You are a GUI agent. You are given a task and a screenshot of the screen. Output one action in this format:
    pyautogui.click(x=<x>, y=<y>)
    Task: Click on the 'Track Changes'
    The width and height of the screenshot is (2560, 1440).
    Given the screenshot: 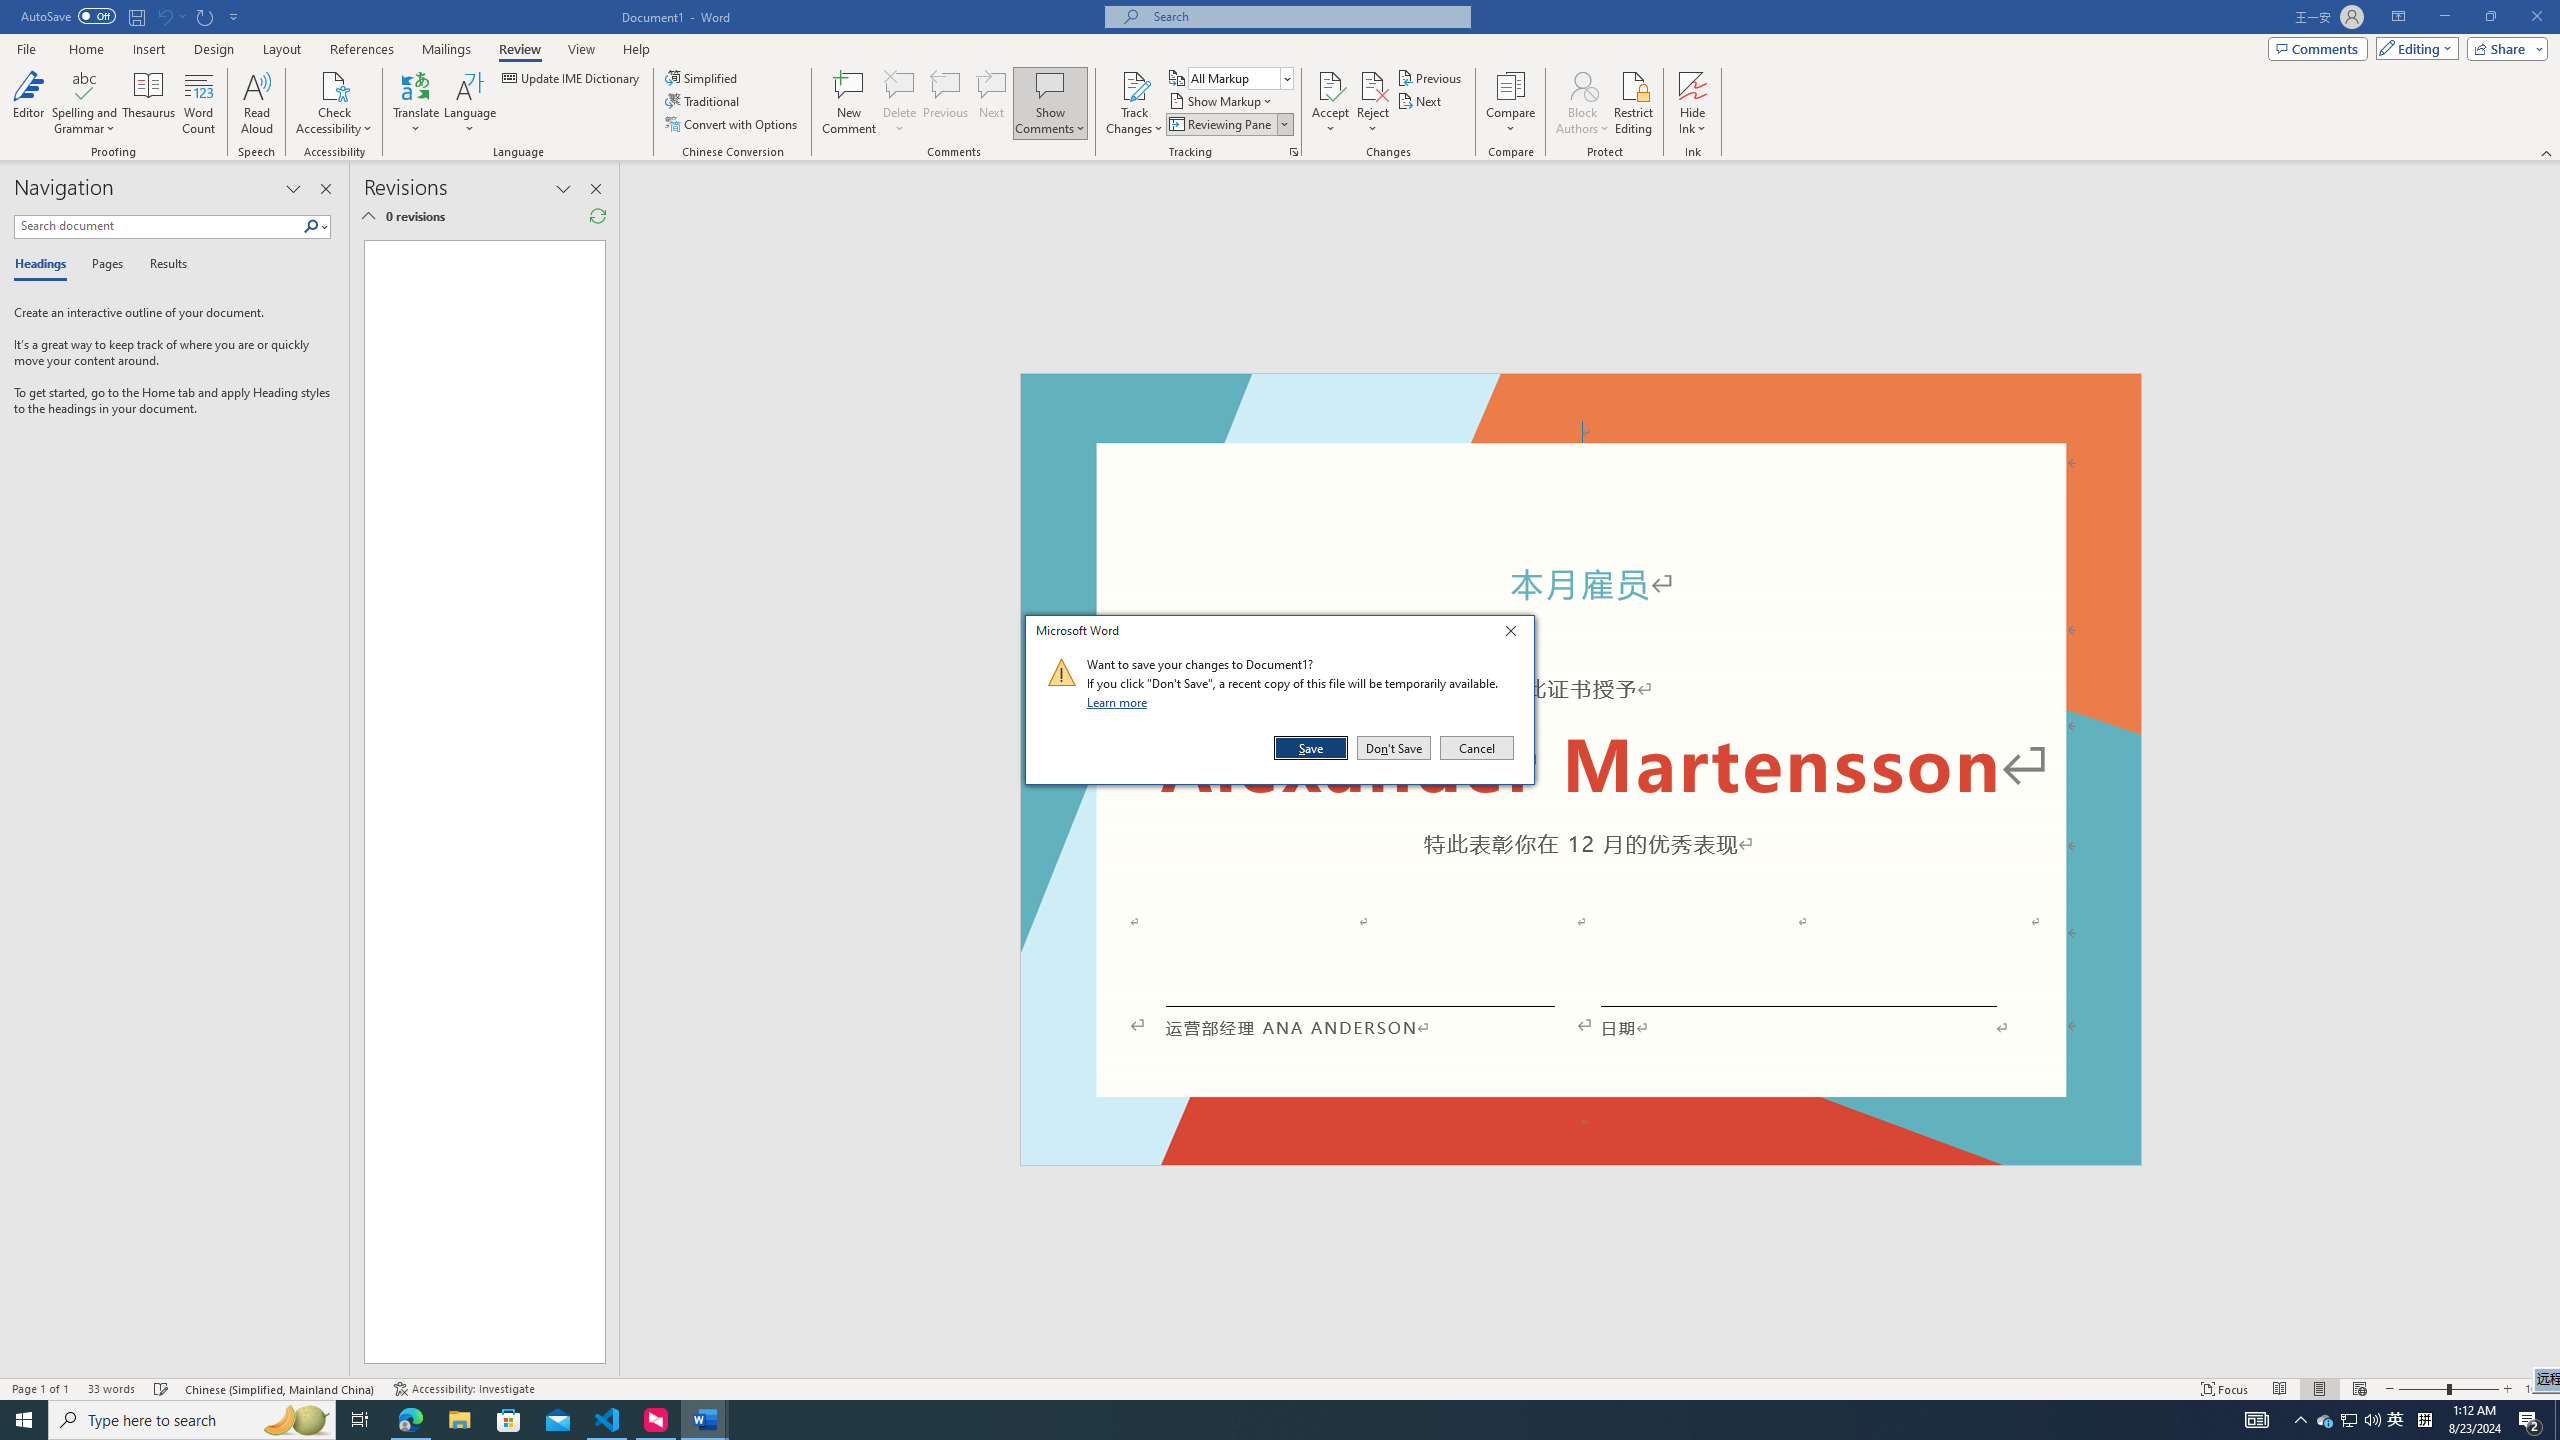 What is the action you would take?
    pyautogui.click(x=1133, y=103)
    